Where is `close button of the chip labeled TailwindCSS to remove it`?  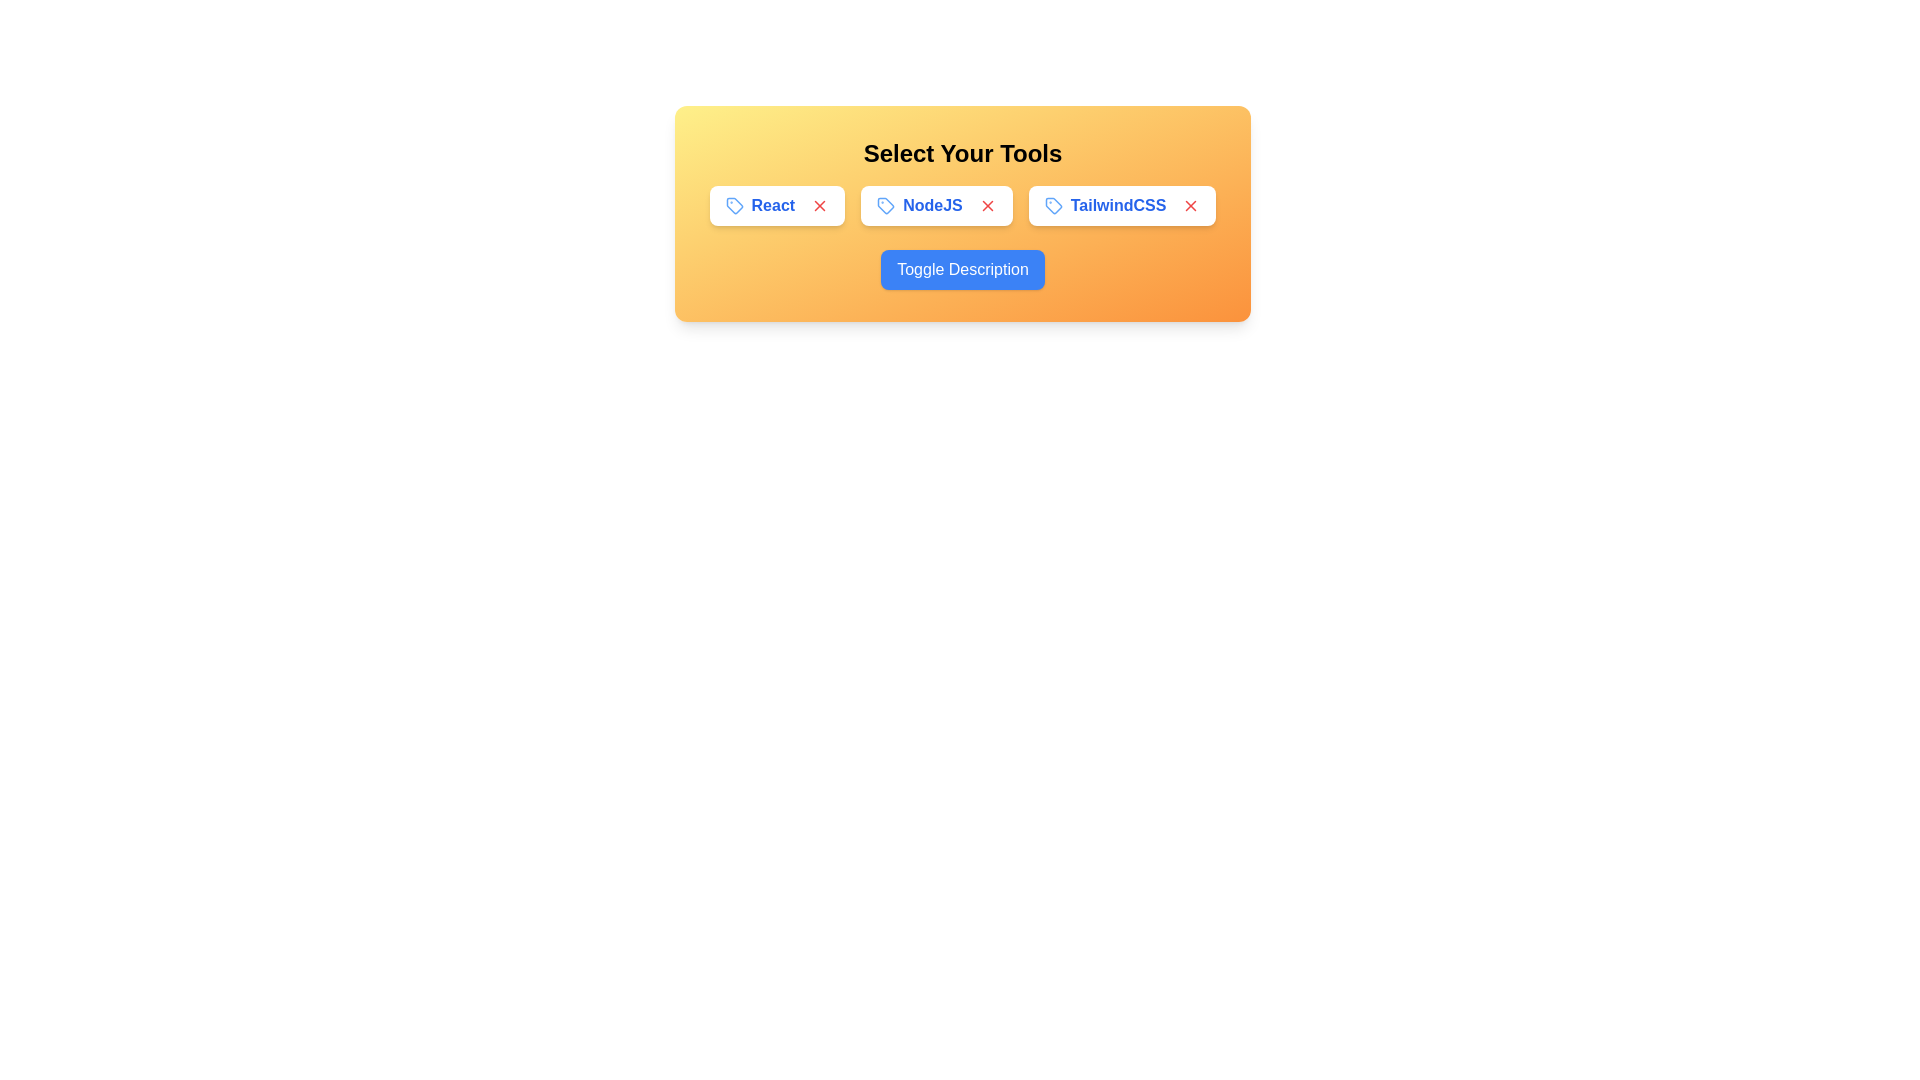
close button of the chip labeled TailwindCSS to remove it is located at coordinates (1191, 205).